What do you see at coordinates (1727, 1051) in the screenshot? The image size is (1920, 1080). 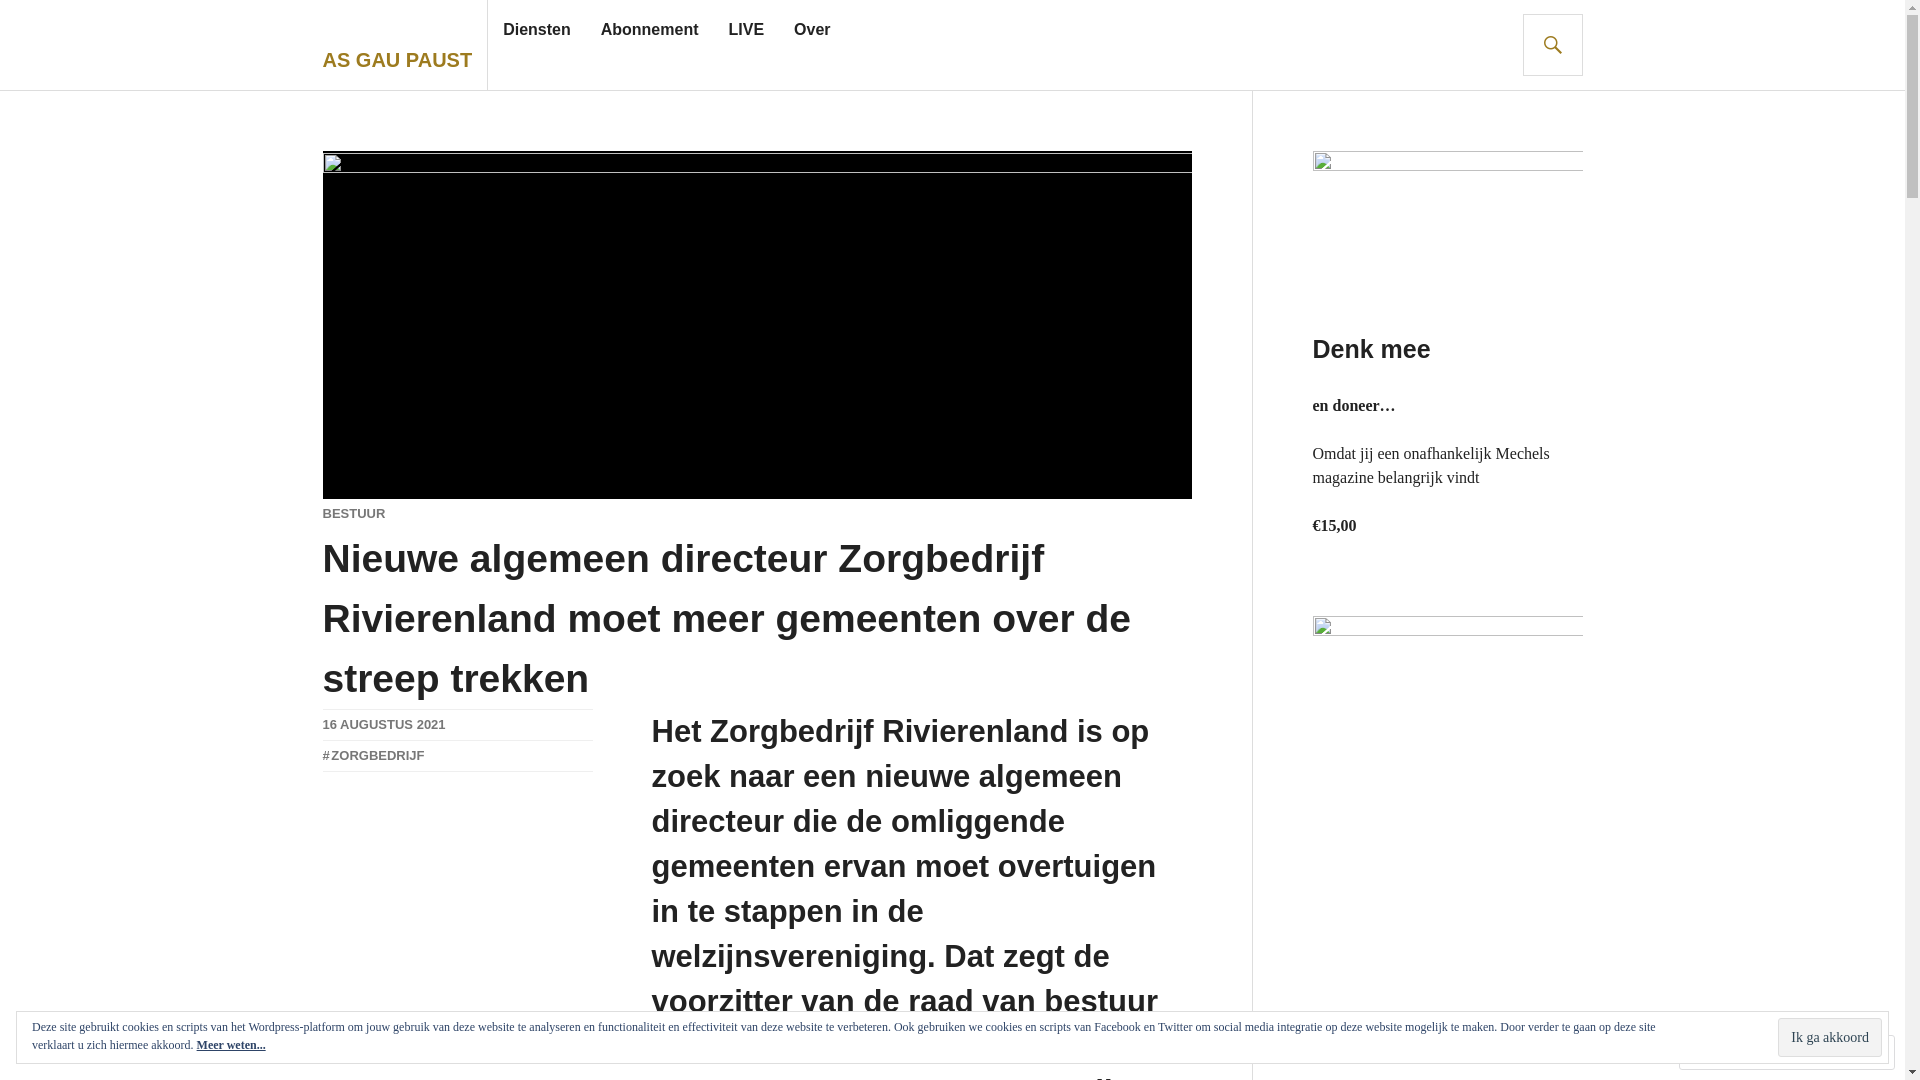 I see `'Reactie'` at bounding box center [1727, 1051].